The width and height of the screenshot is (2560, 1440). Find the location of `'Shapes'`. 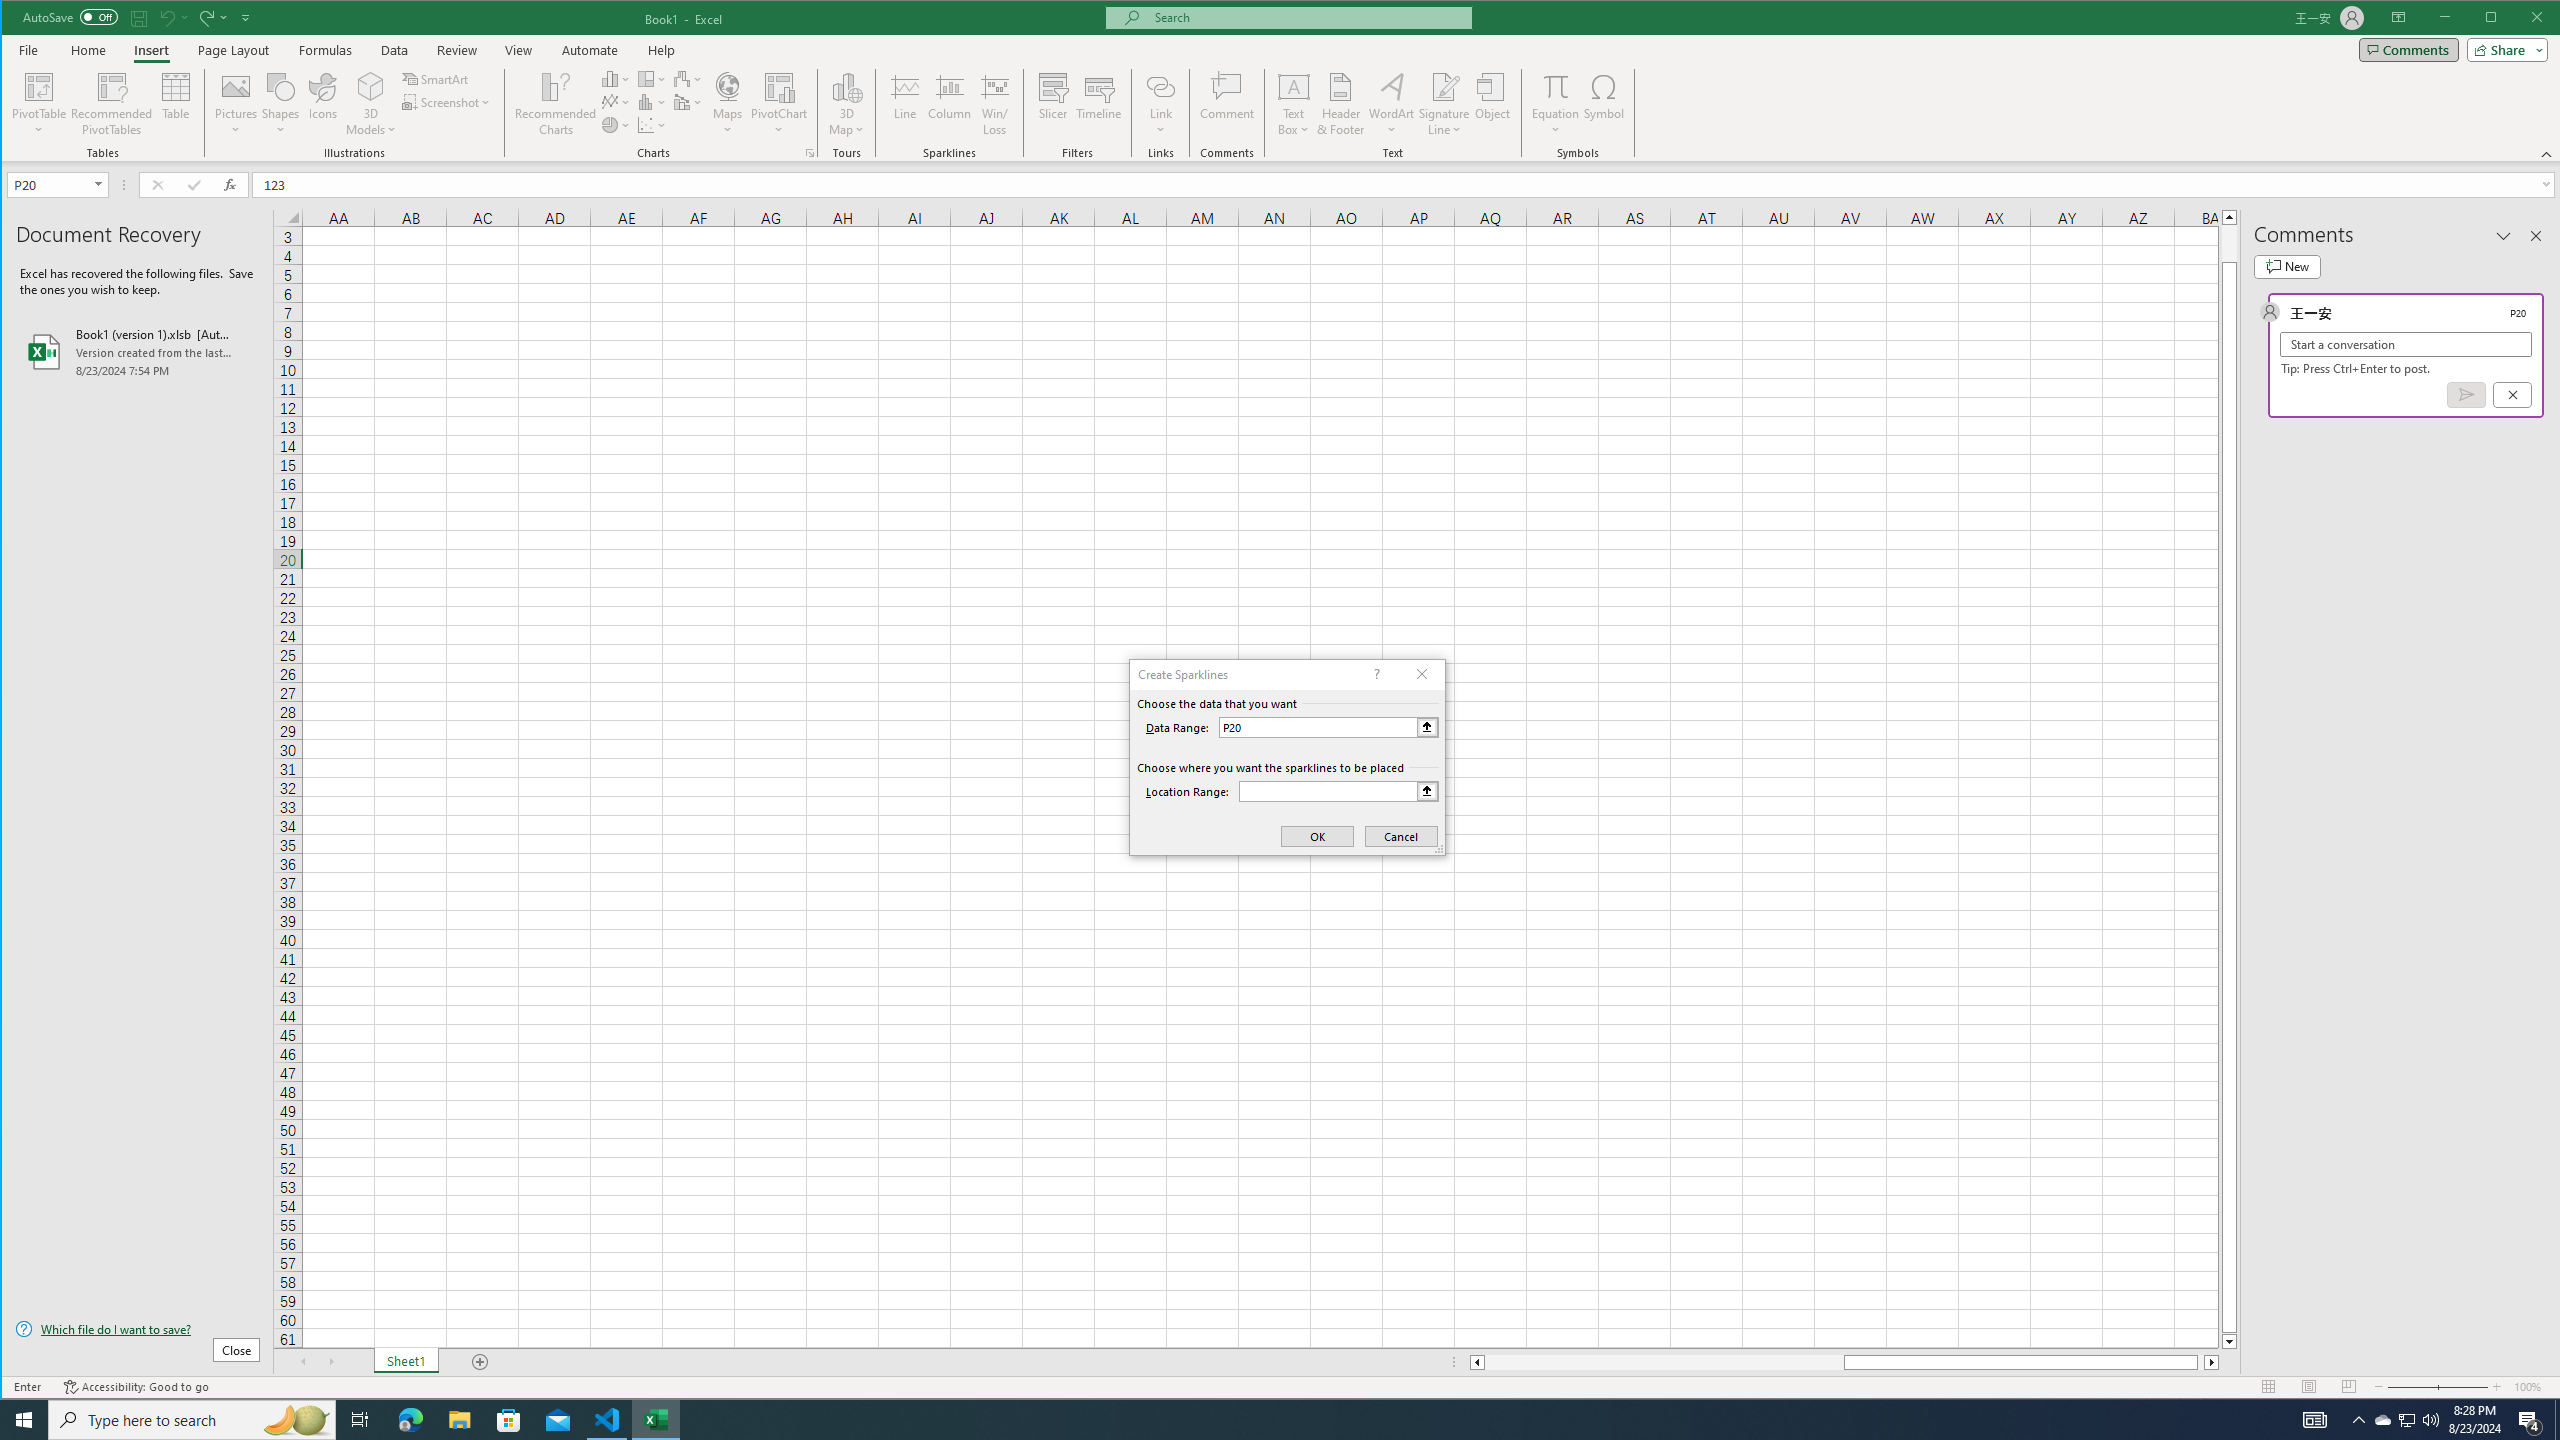

'Shapes' is located at coordinates (281, 103).